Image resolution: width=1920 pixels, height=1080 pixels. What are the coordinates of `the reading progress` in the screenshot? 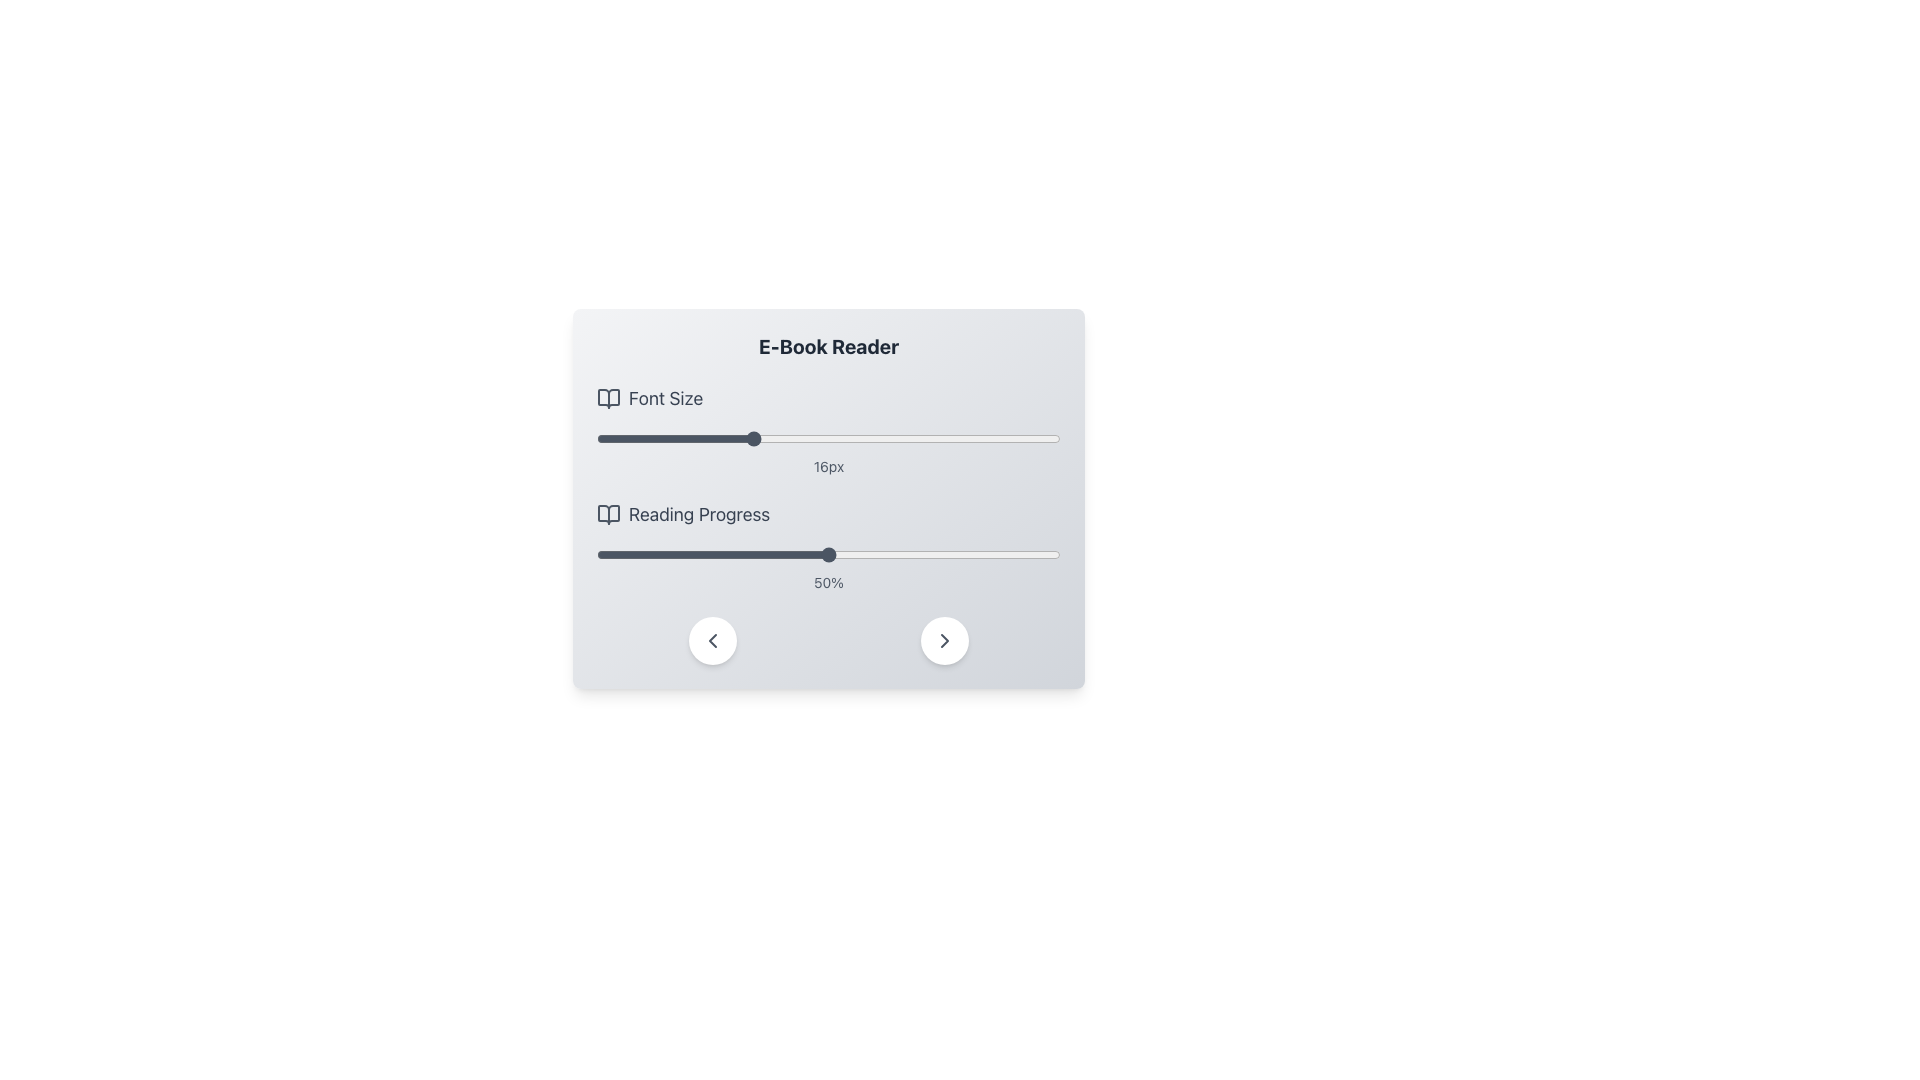 It's located at (708, 555).